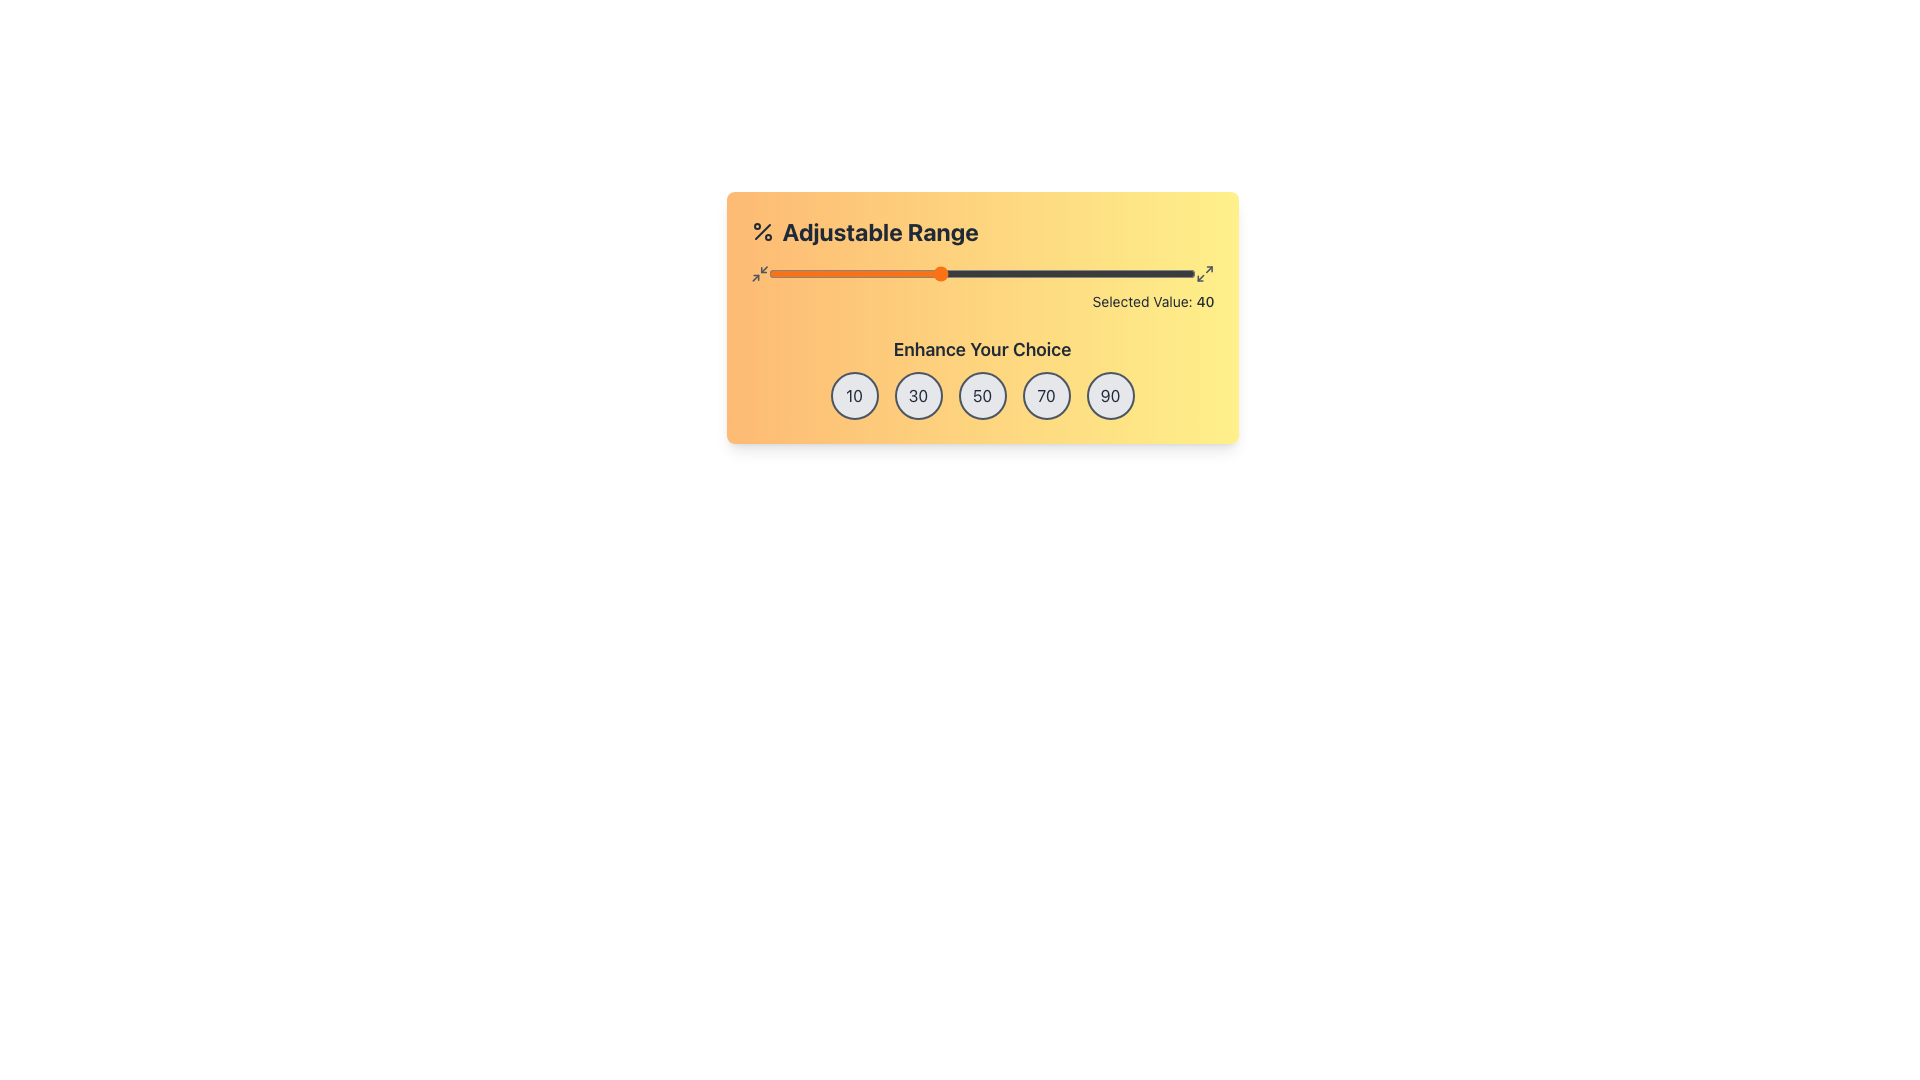 Image resolution: width=1920 pixels, height=1080 pixels. Describe the element at coordinates (1020, 273) in the screenshot. I see `the slider value` at that location.